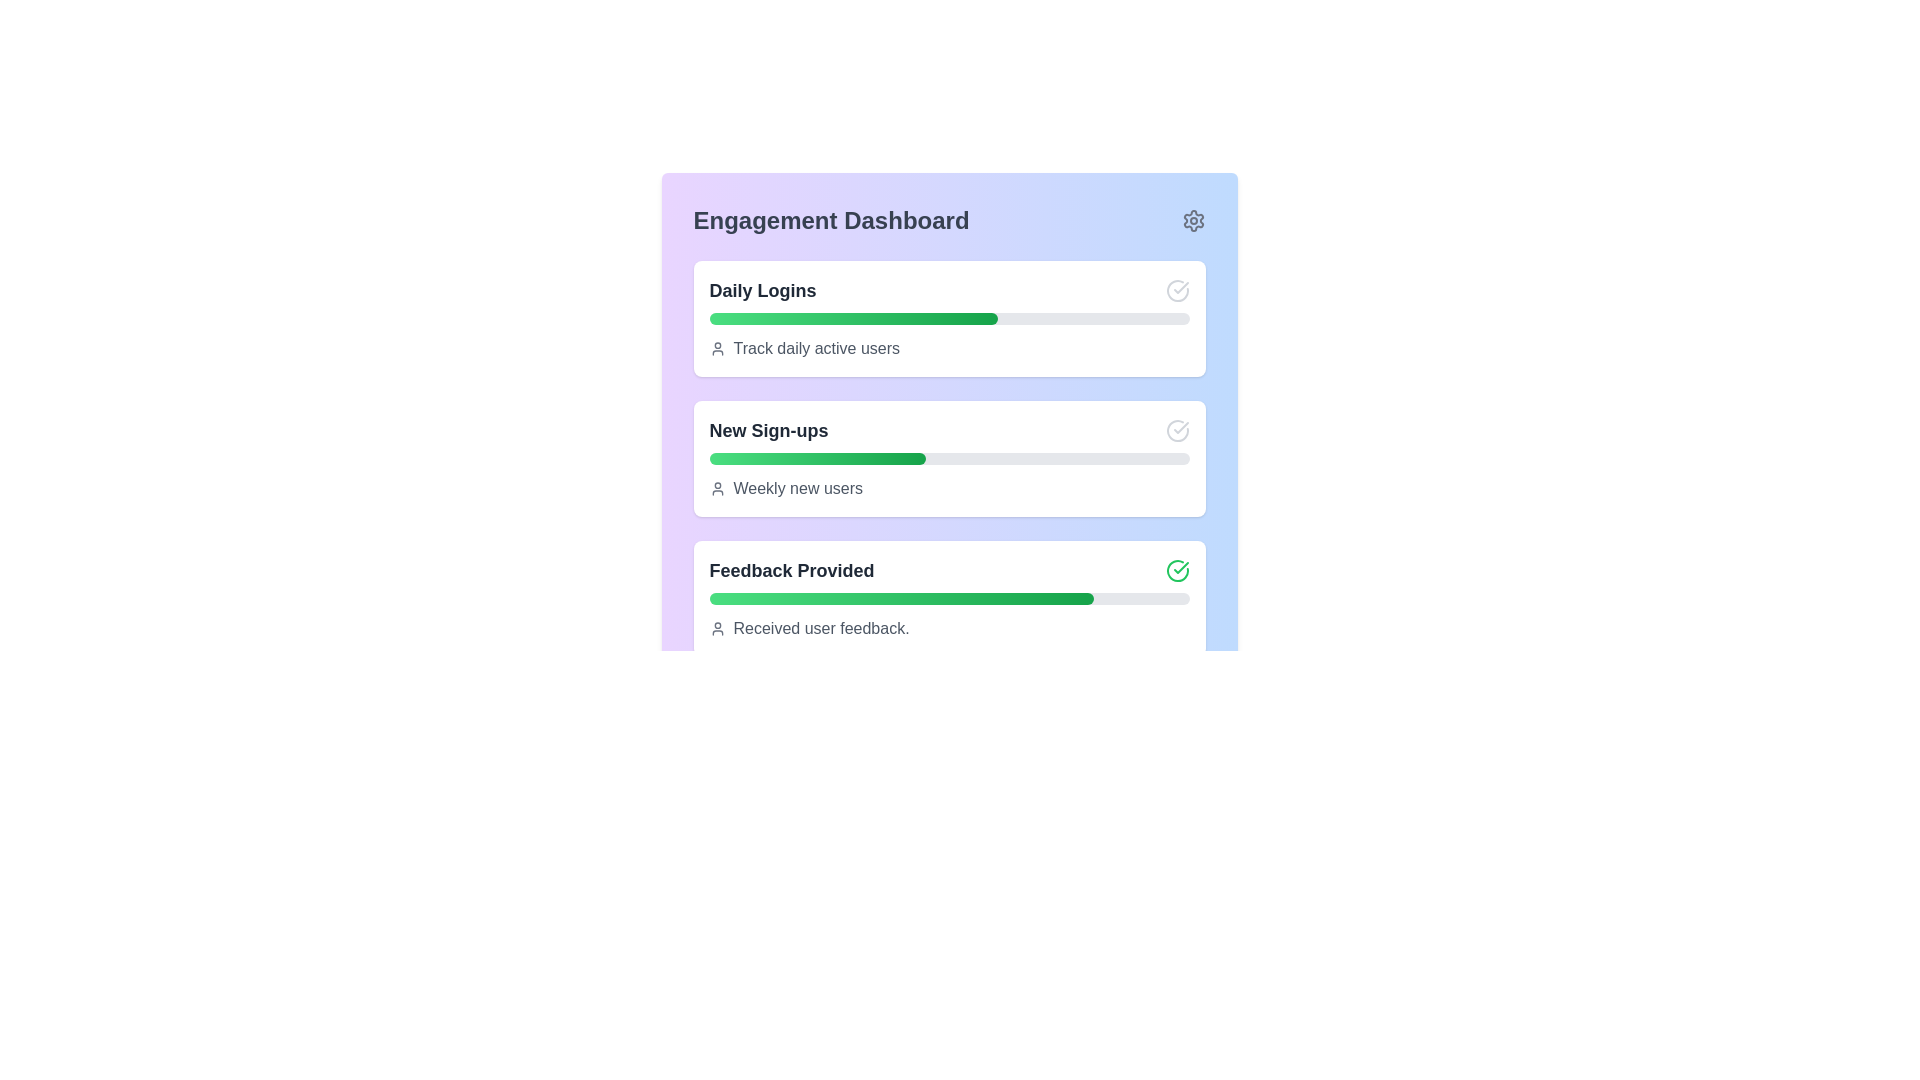 Image resolution: width=1920 pixels, height=1080 pixels. Describe the element at coordinates (948, 318) in the screenshot. I see `the Progress bar located within the 'Daily Logins' card in the Engagement Dashboard, positioned beneath the 'Daily Logins' heading` at that location.